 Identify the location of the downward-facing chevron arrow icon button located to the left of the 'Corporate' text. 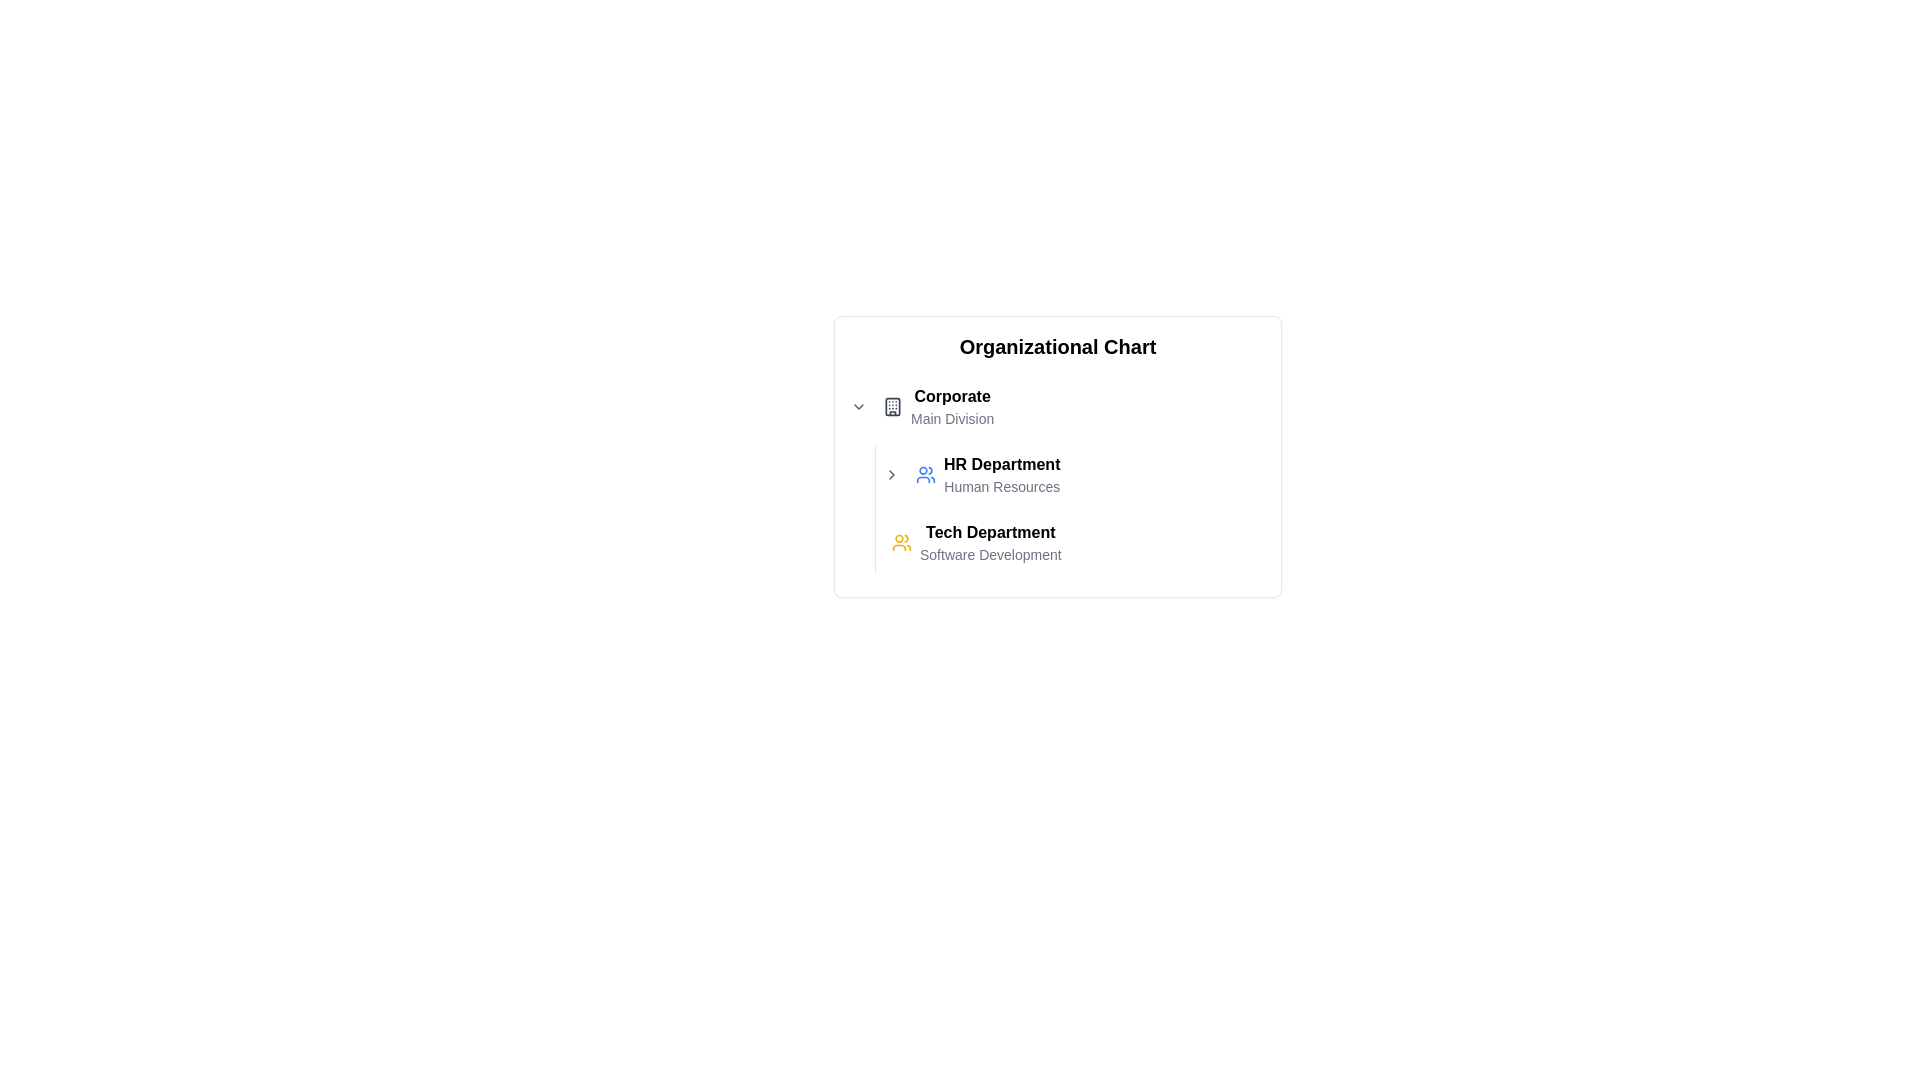
(859, 406).